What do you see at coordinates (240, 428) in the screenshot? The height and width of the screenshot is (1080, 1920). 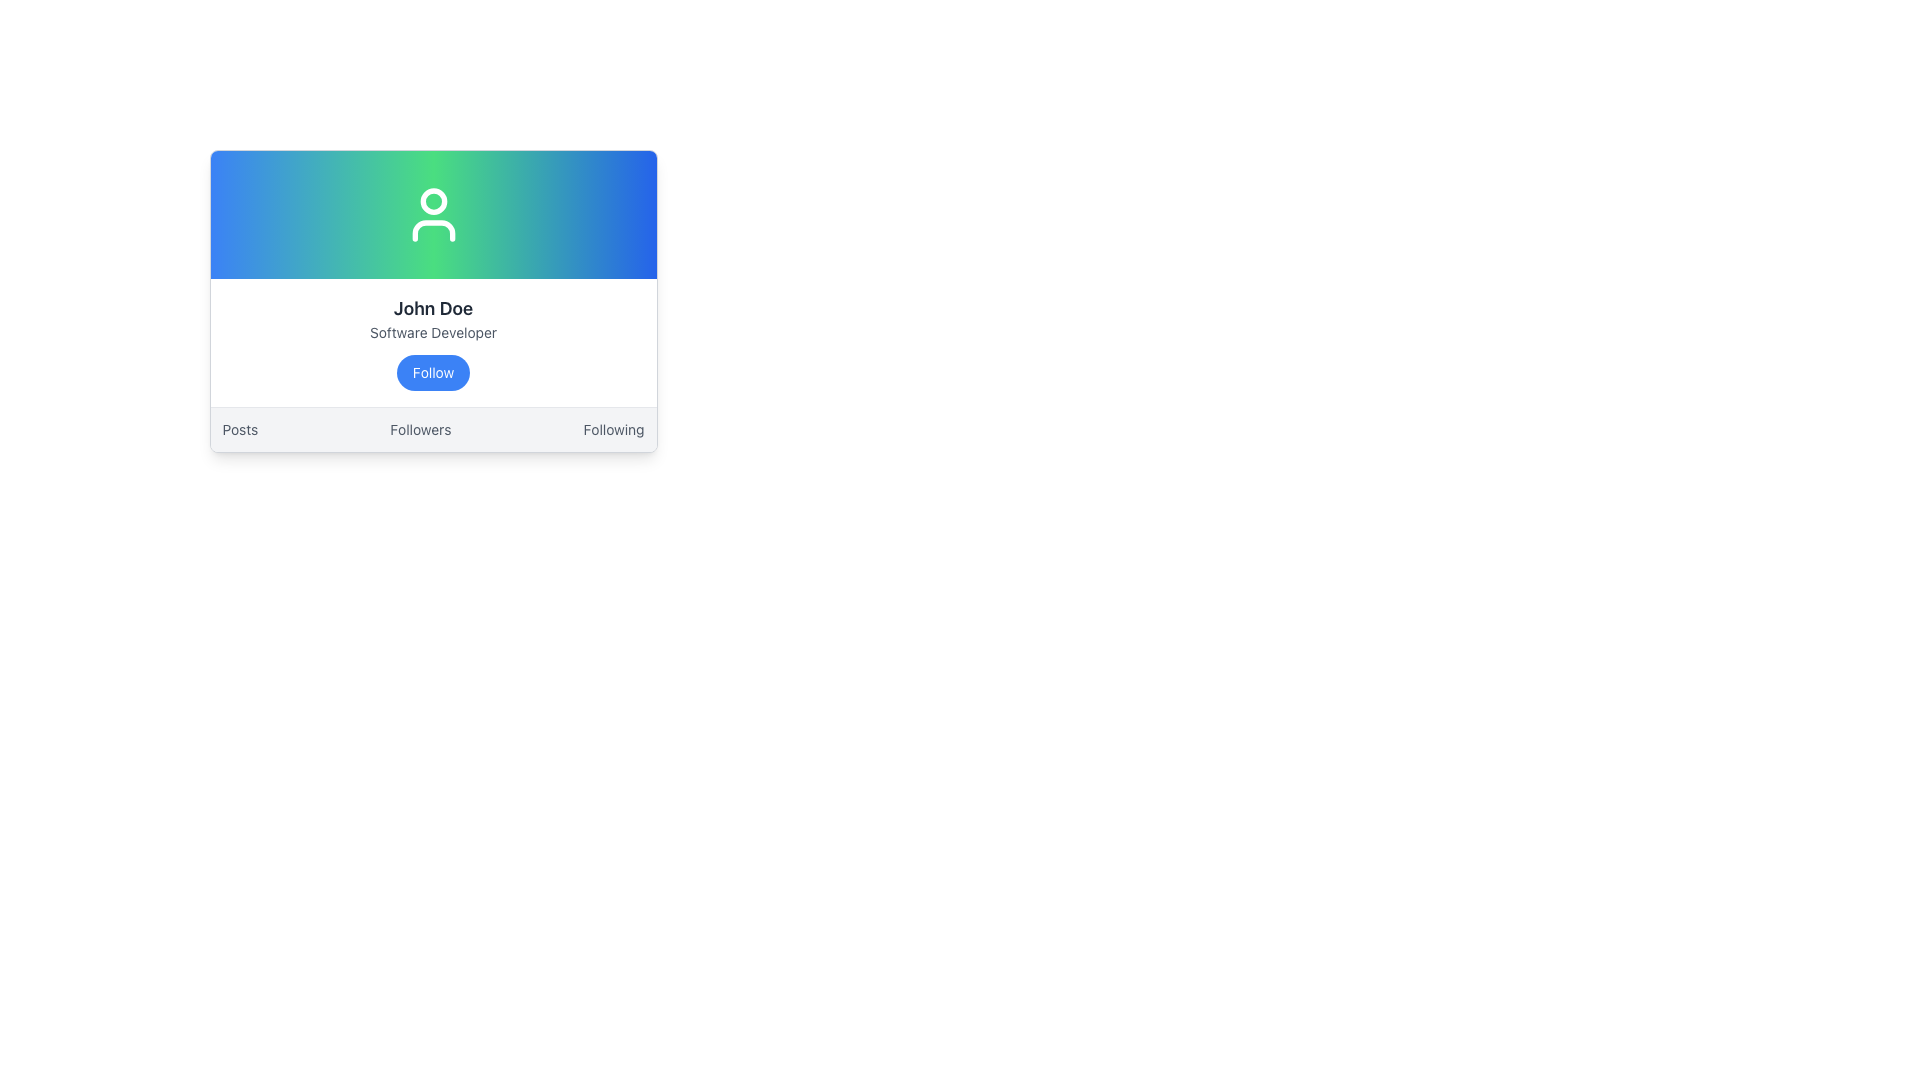 I see `the interactive text link reading 'Posts'` at bounding box center [240, 428].